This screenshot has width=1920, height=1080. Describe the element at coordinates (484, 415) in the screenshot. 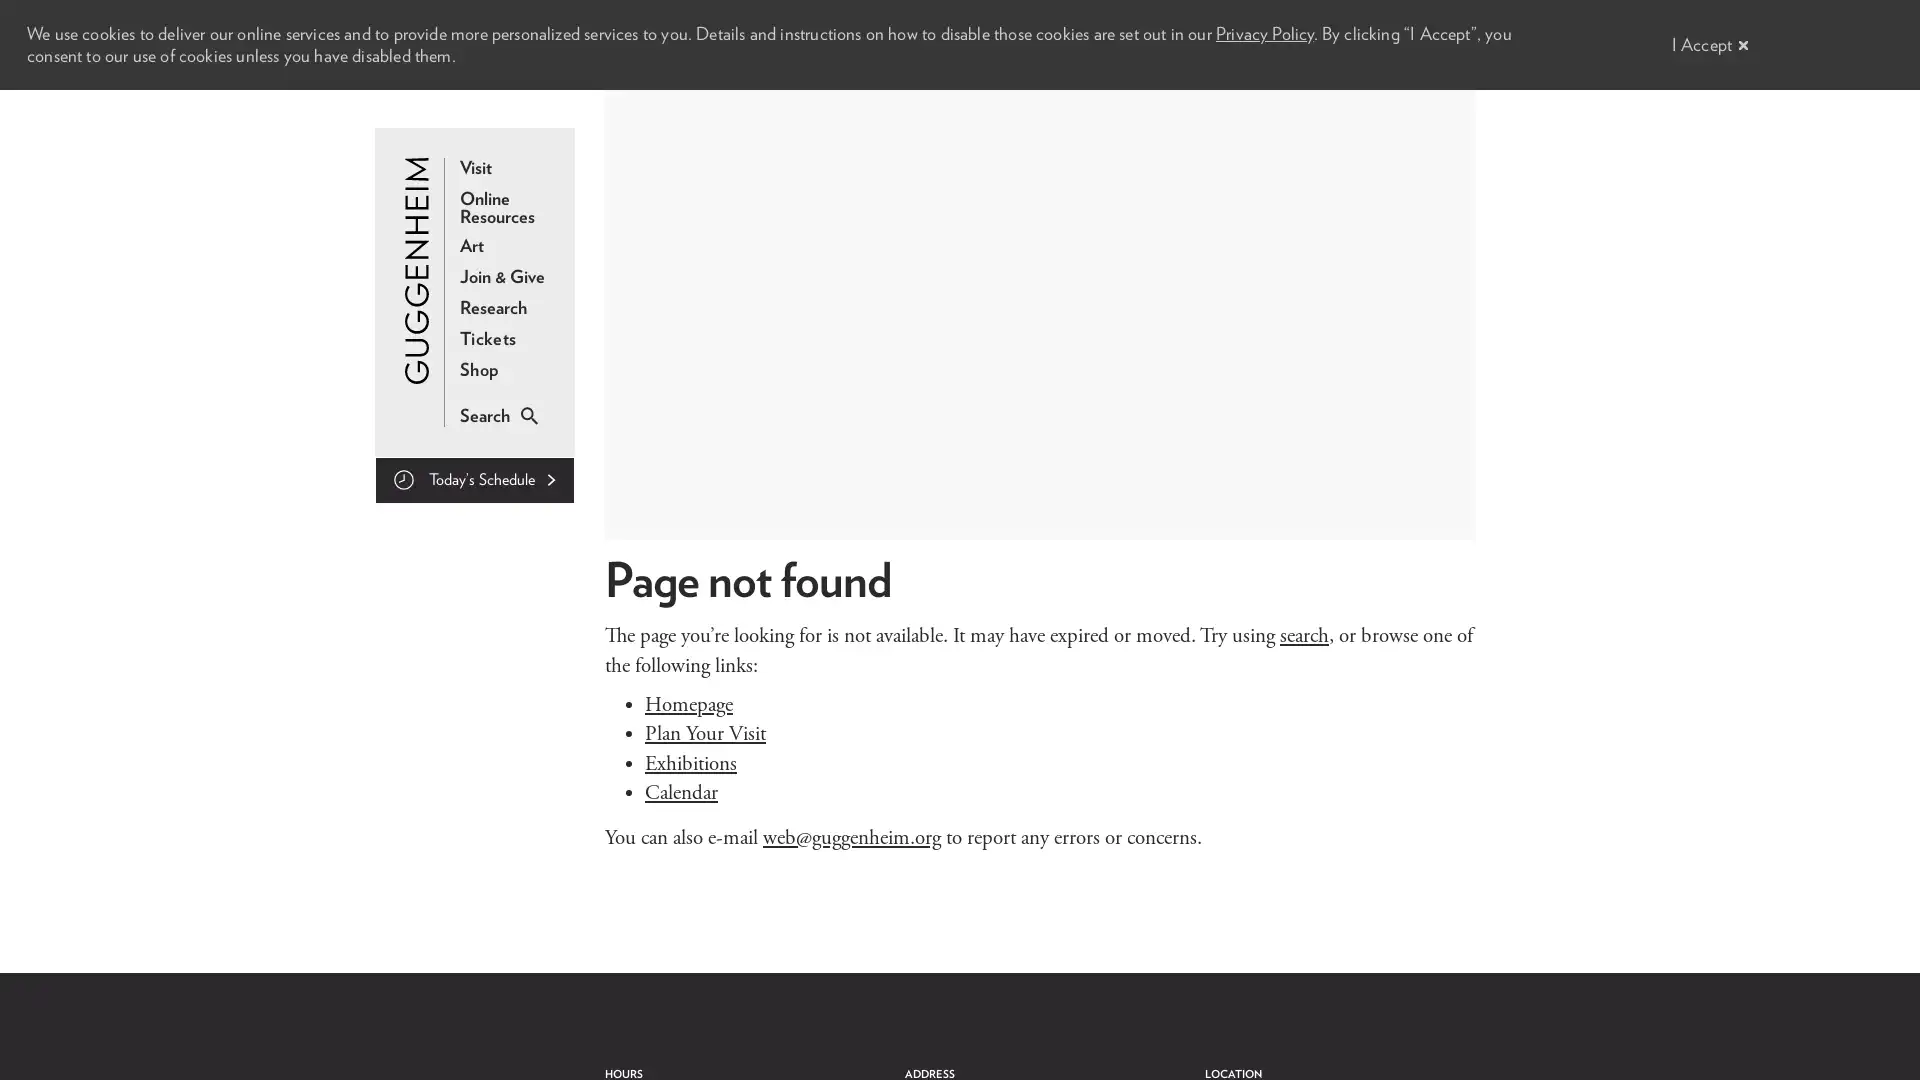

I see `Launch Search form` at that location.